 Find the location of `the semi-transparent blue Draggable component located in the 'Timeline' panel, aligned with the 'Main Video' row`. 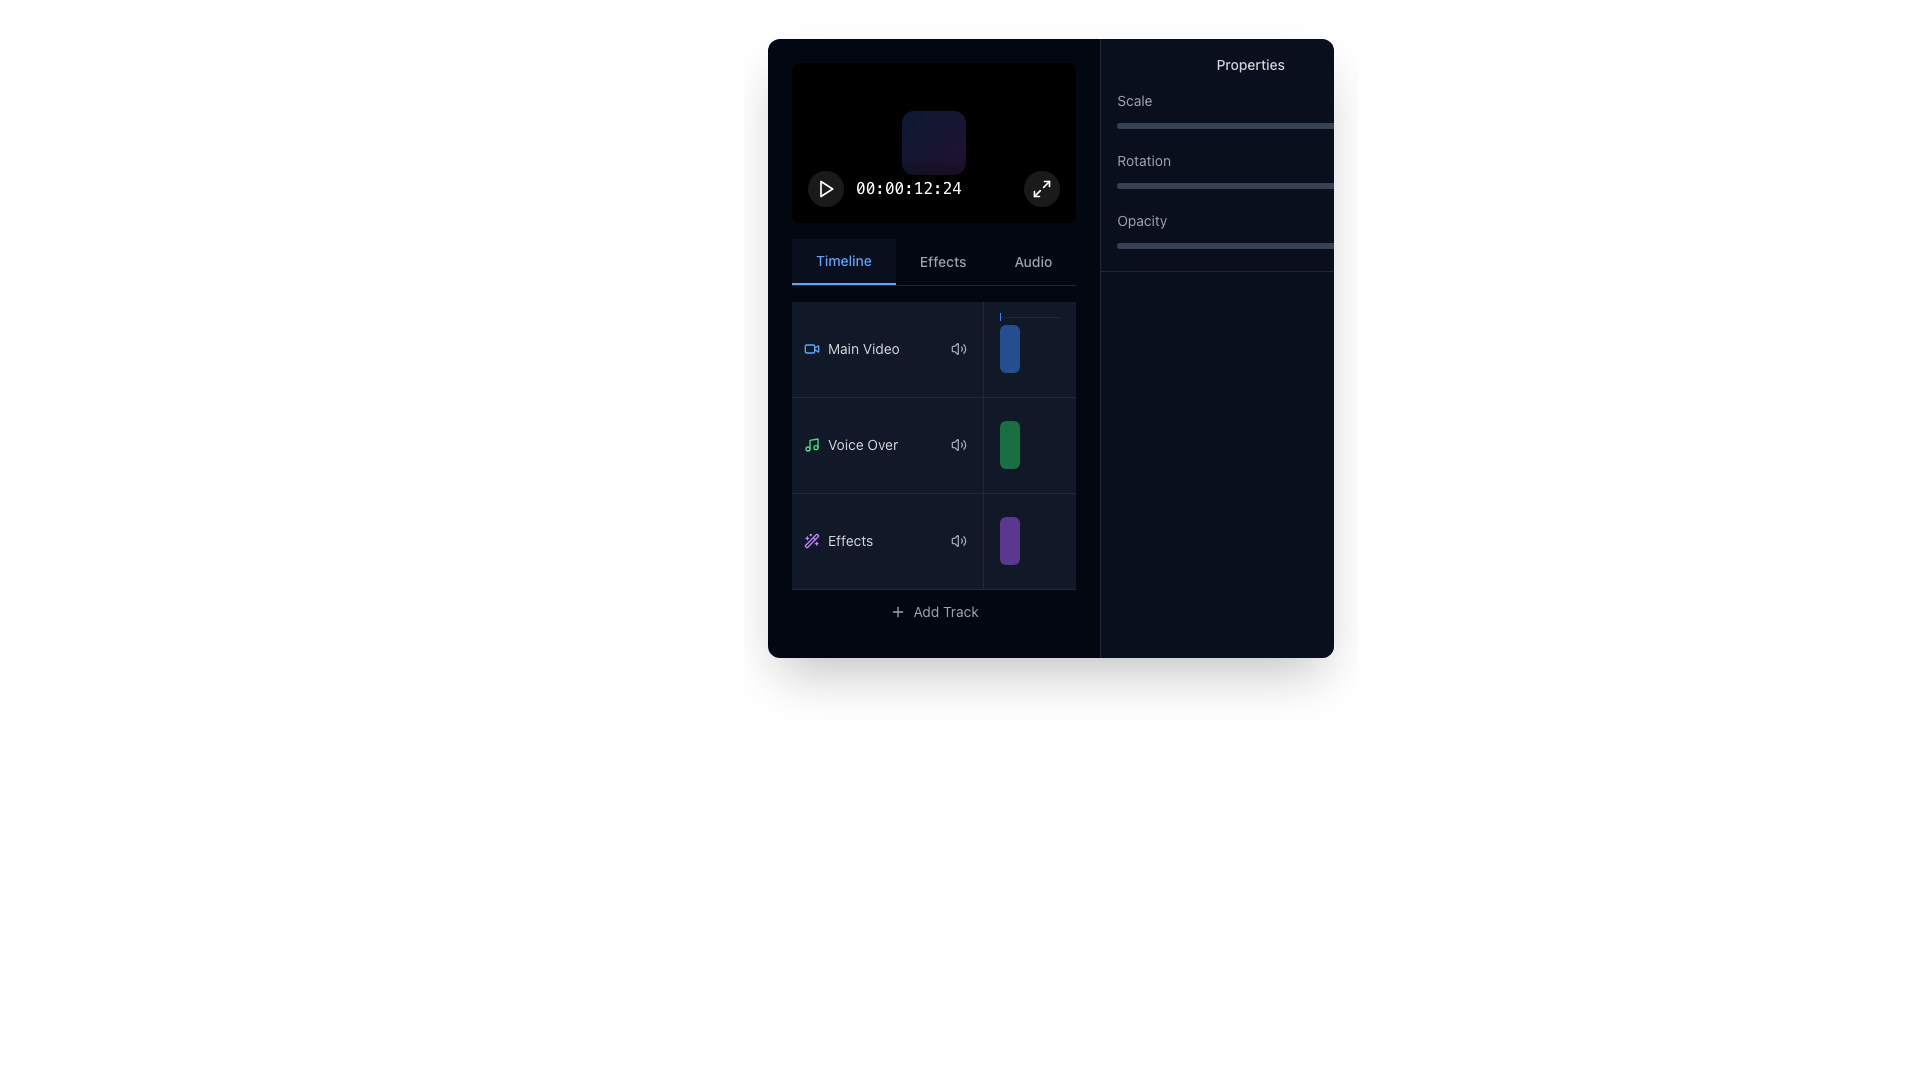

the semi-transparent blue Draggable component located in the 'Timeline' panel, aligned with the 'Main Video' row is located at coordinates (1010, 348).